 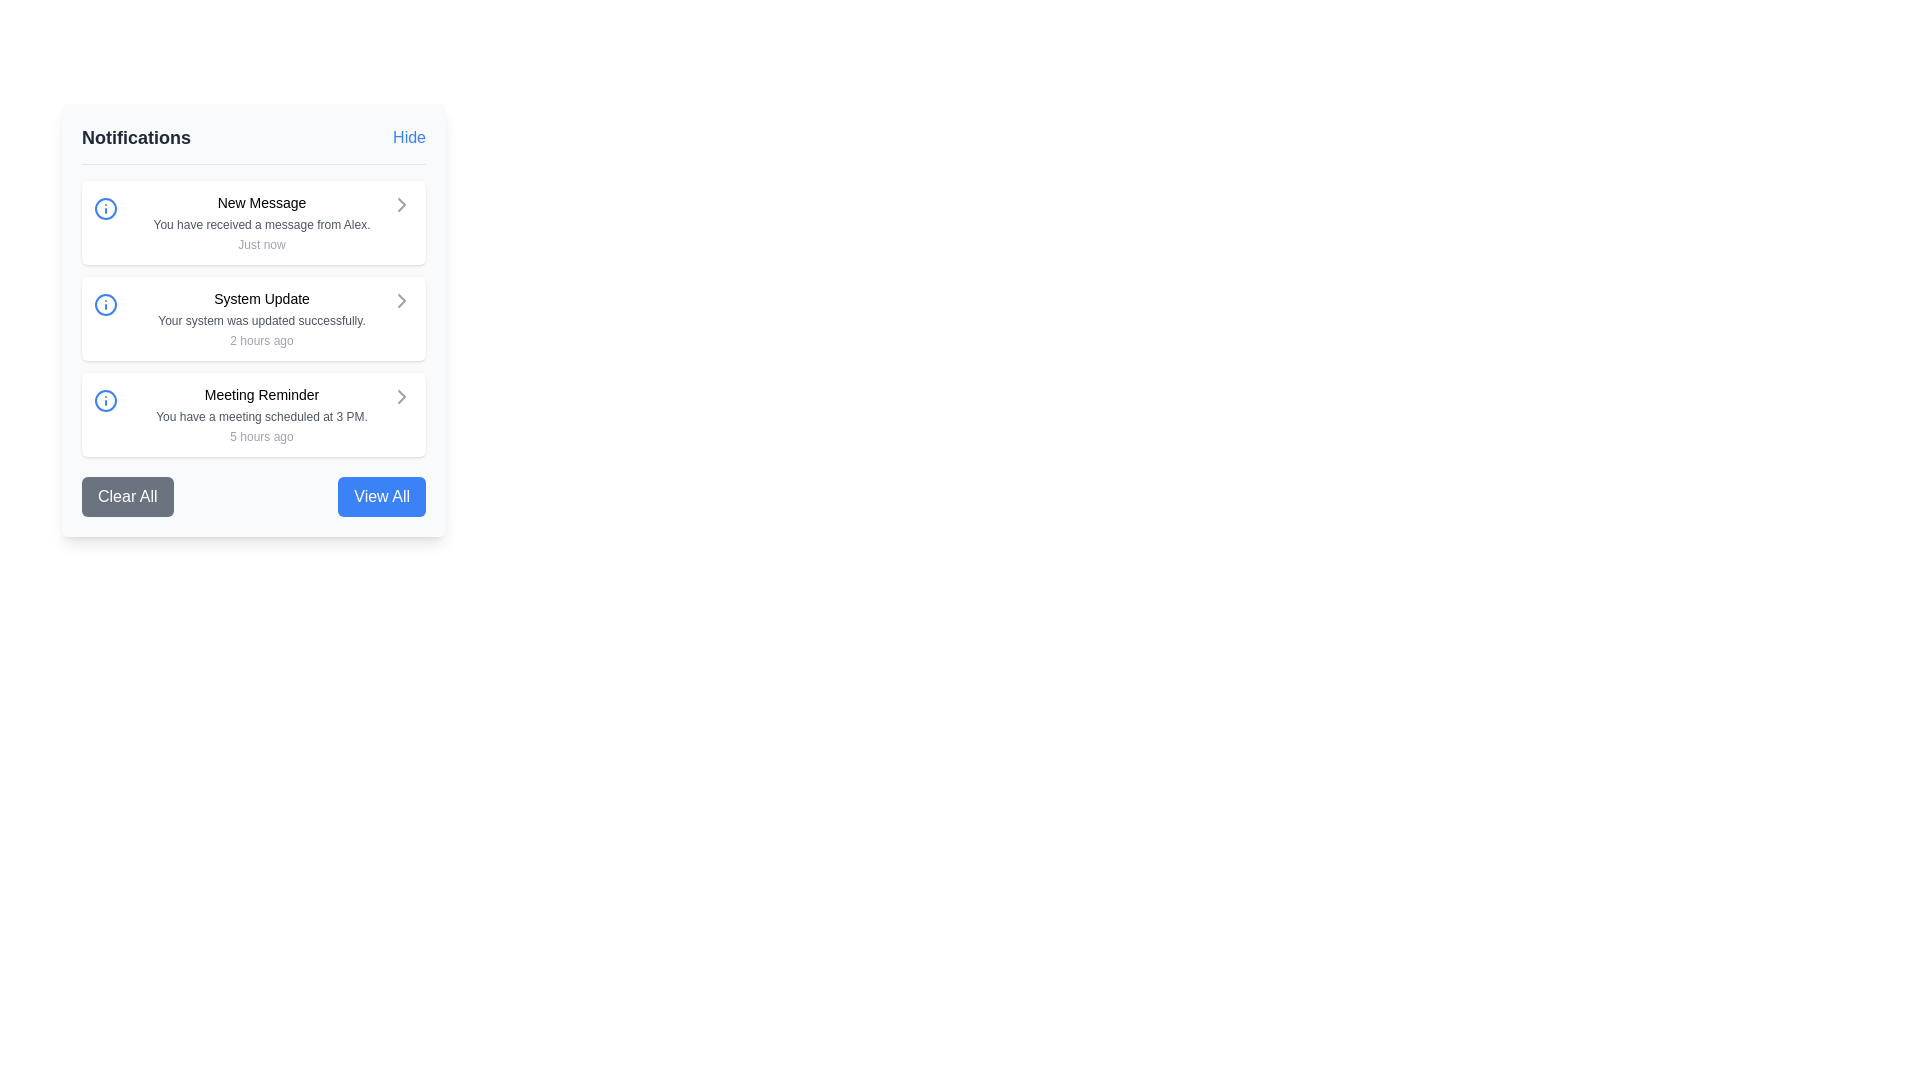 I want to click on the button in the top-right corner of the notification panel that hides the notification panel when activated, so click(x=408, y=137).